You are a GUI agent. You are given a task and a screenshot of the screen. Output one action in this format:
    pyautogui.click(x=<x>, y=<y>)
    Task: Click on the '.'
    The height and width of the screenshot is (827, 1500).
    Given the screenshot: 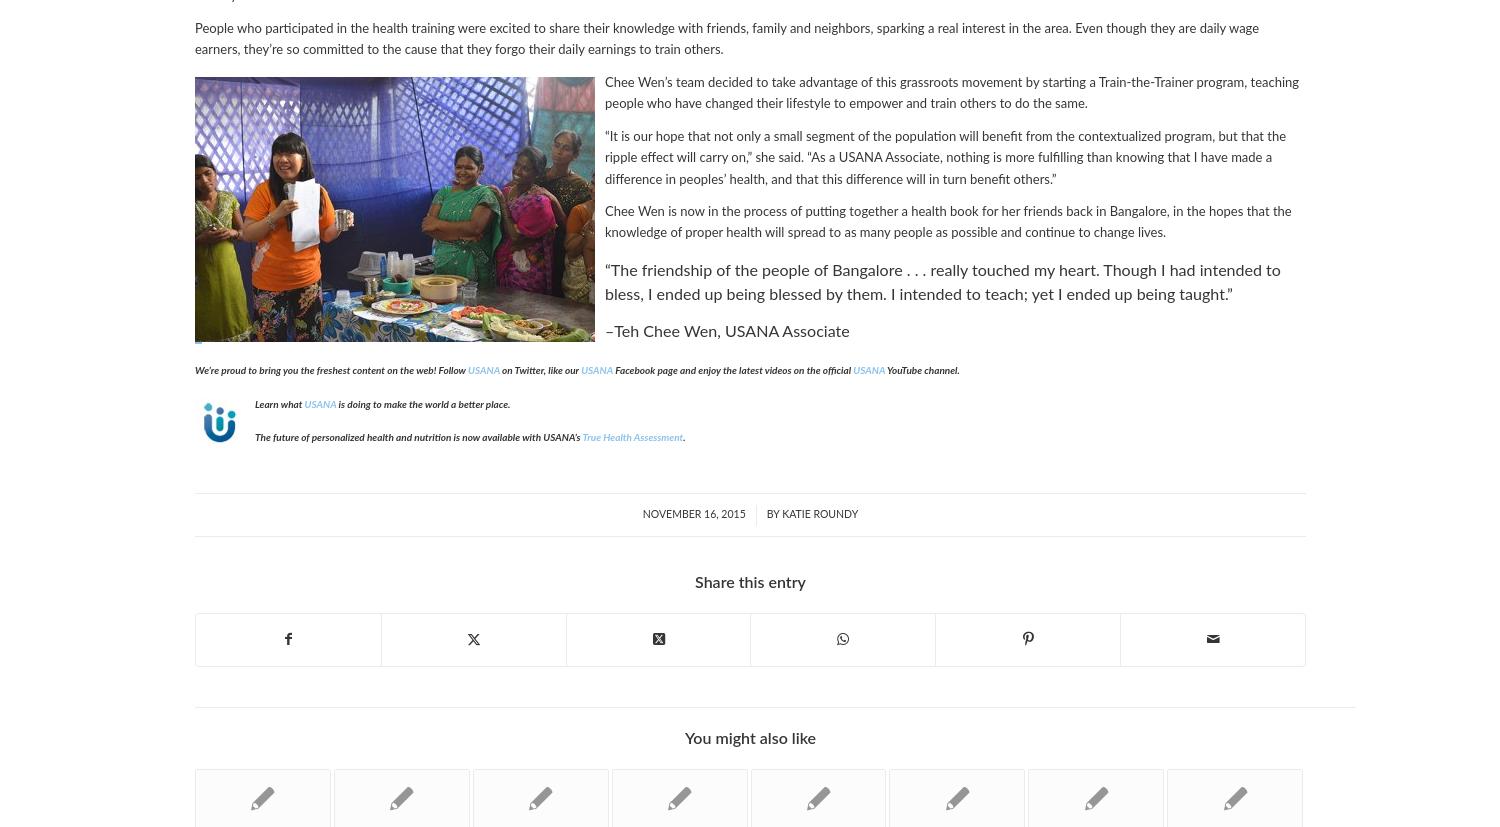 What is the action you would take?
    pyautogui.click(x=684, y=436)
    